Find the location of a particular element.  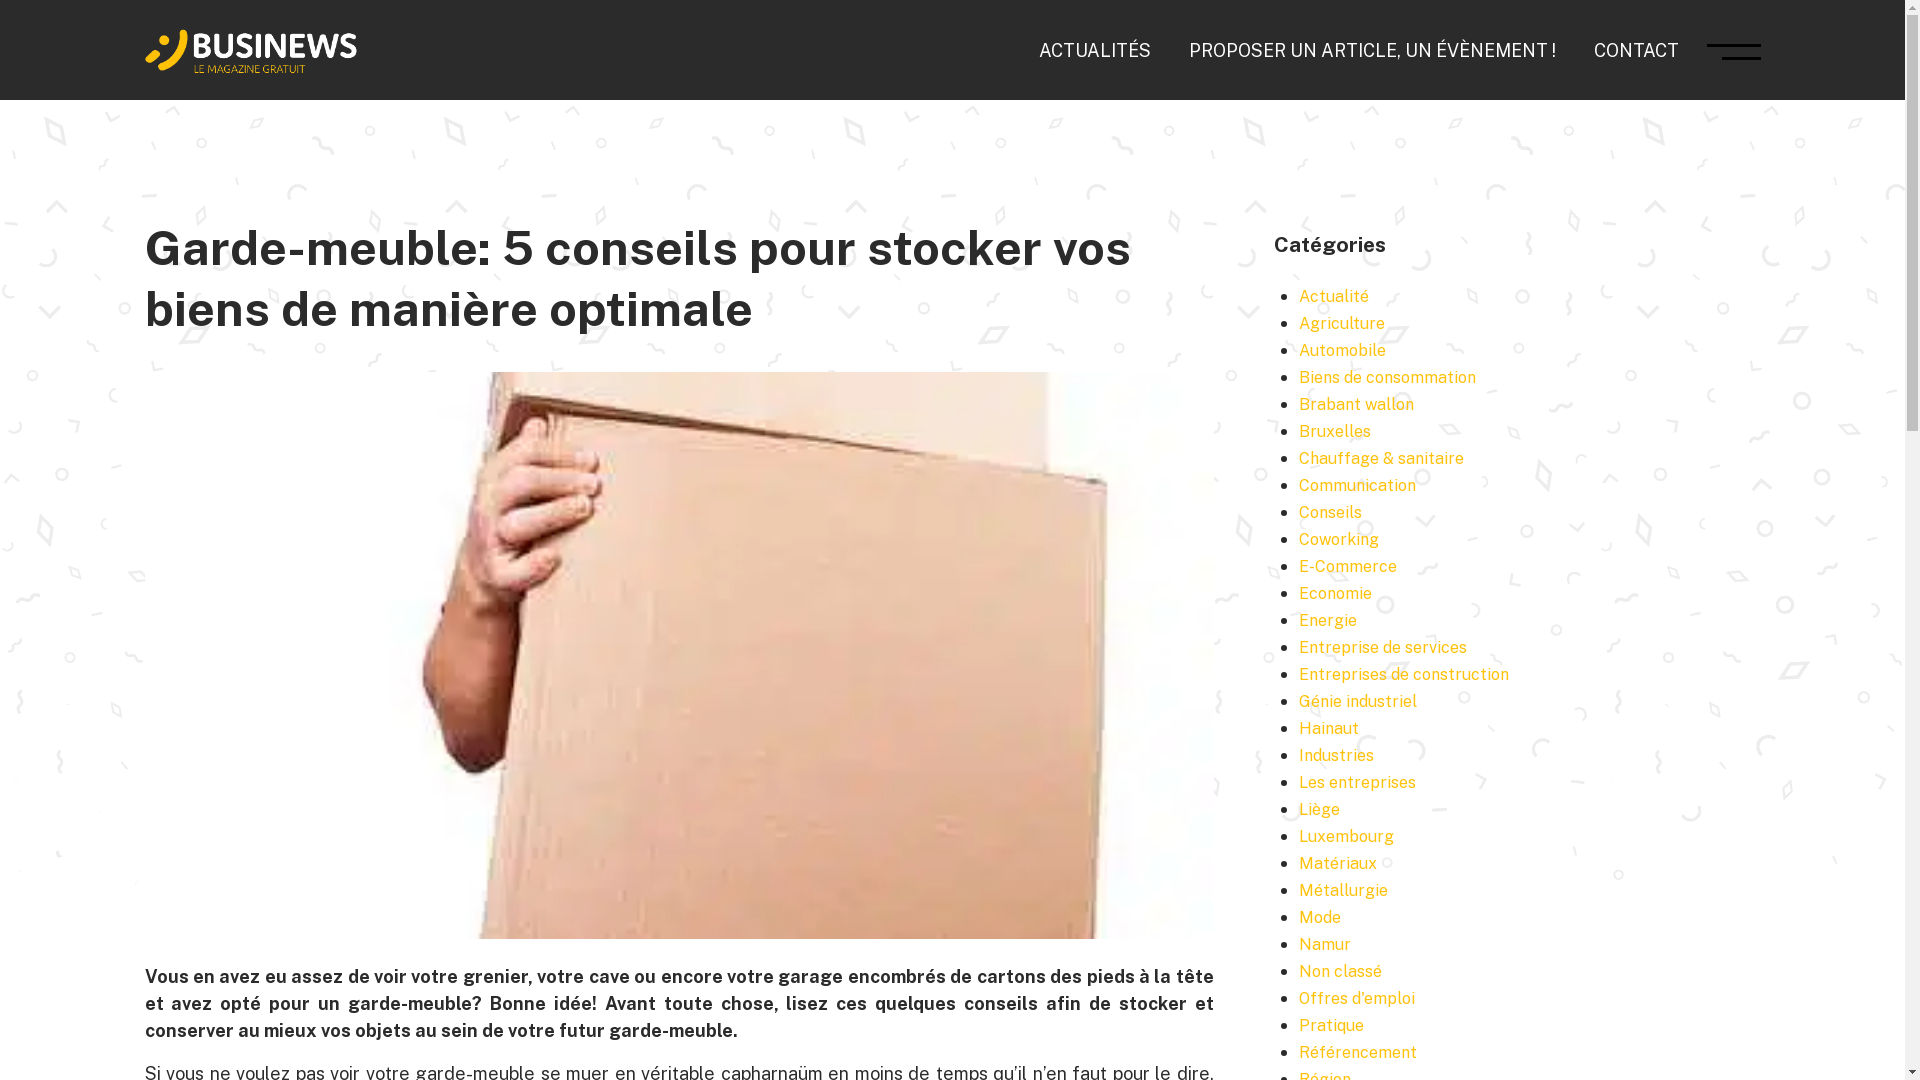

'Namur' is located at coordinates (1299, 944).